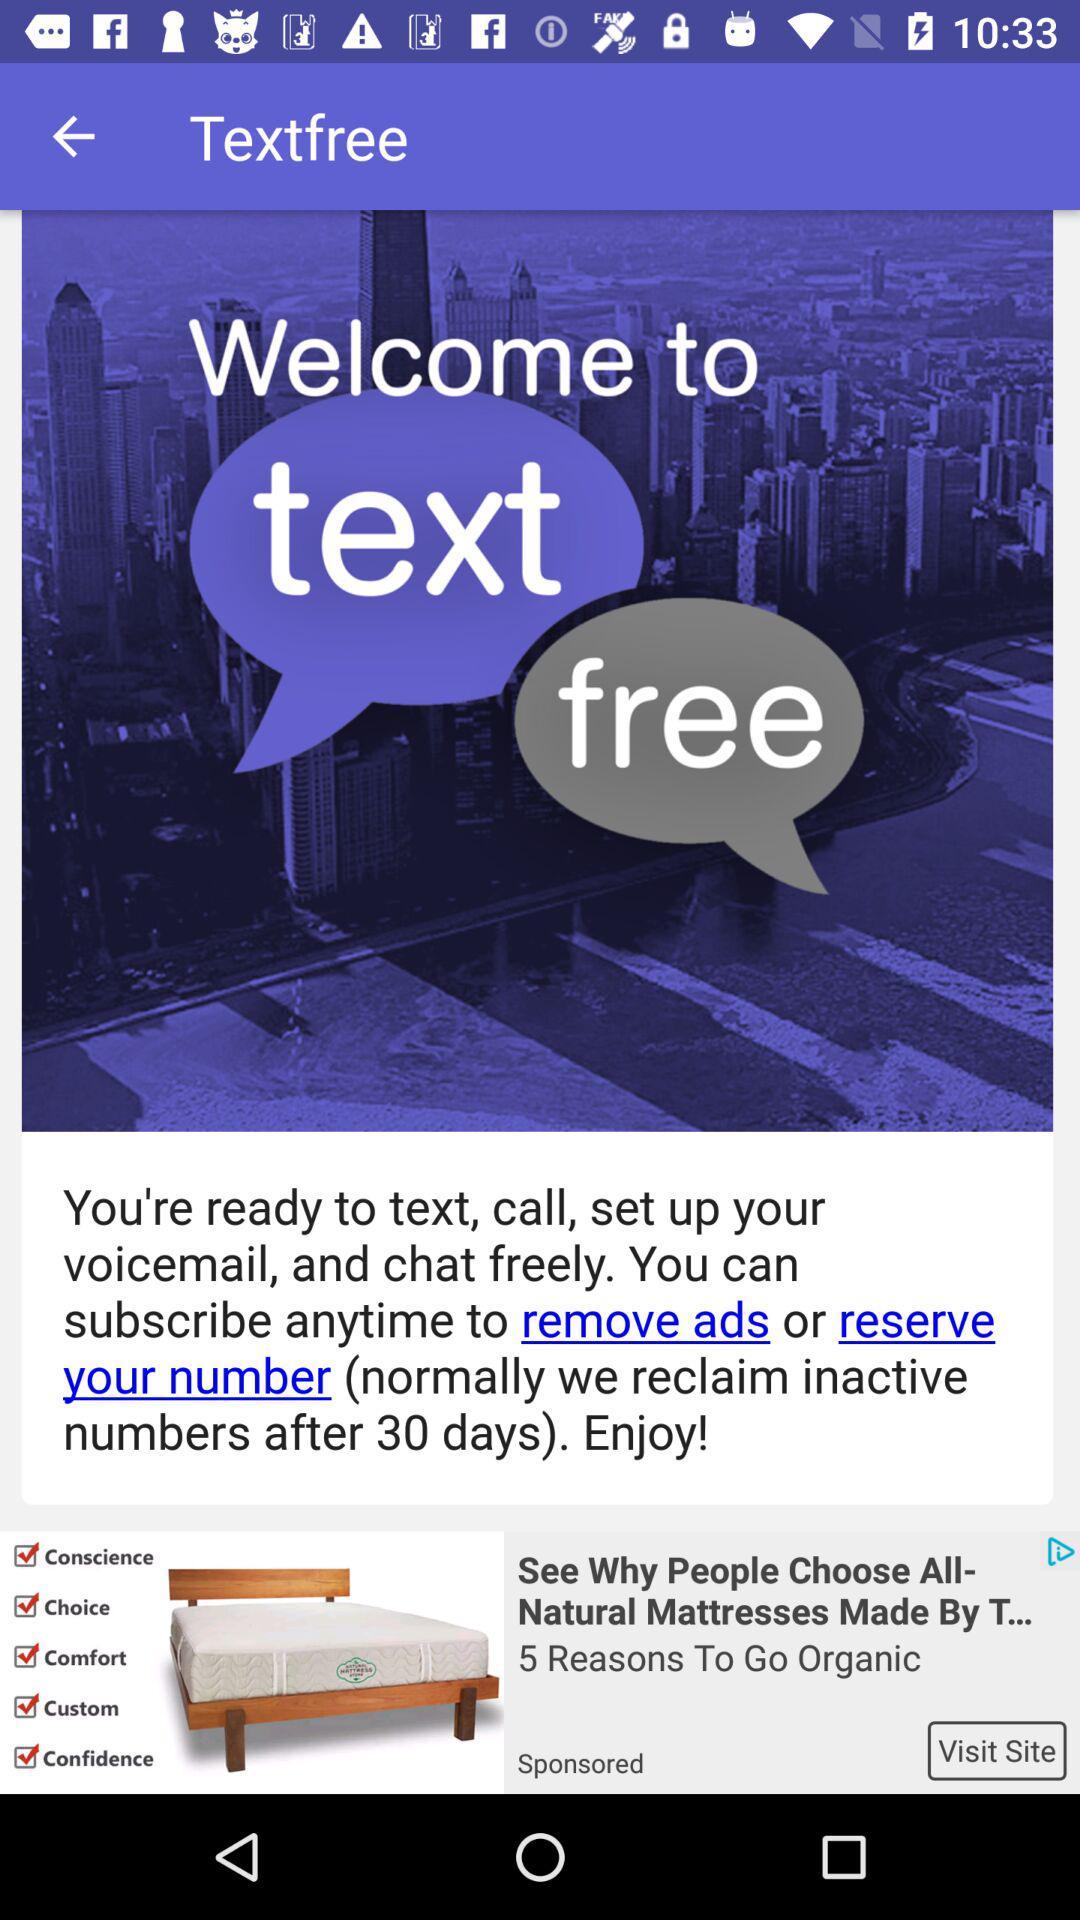  Describe the element at coordinates (790, 1676) in the screenshot. I see `app above sponsored icon` at that location.